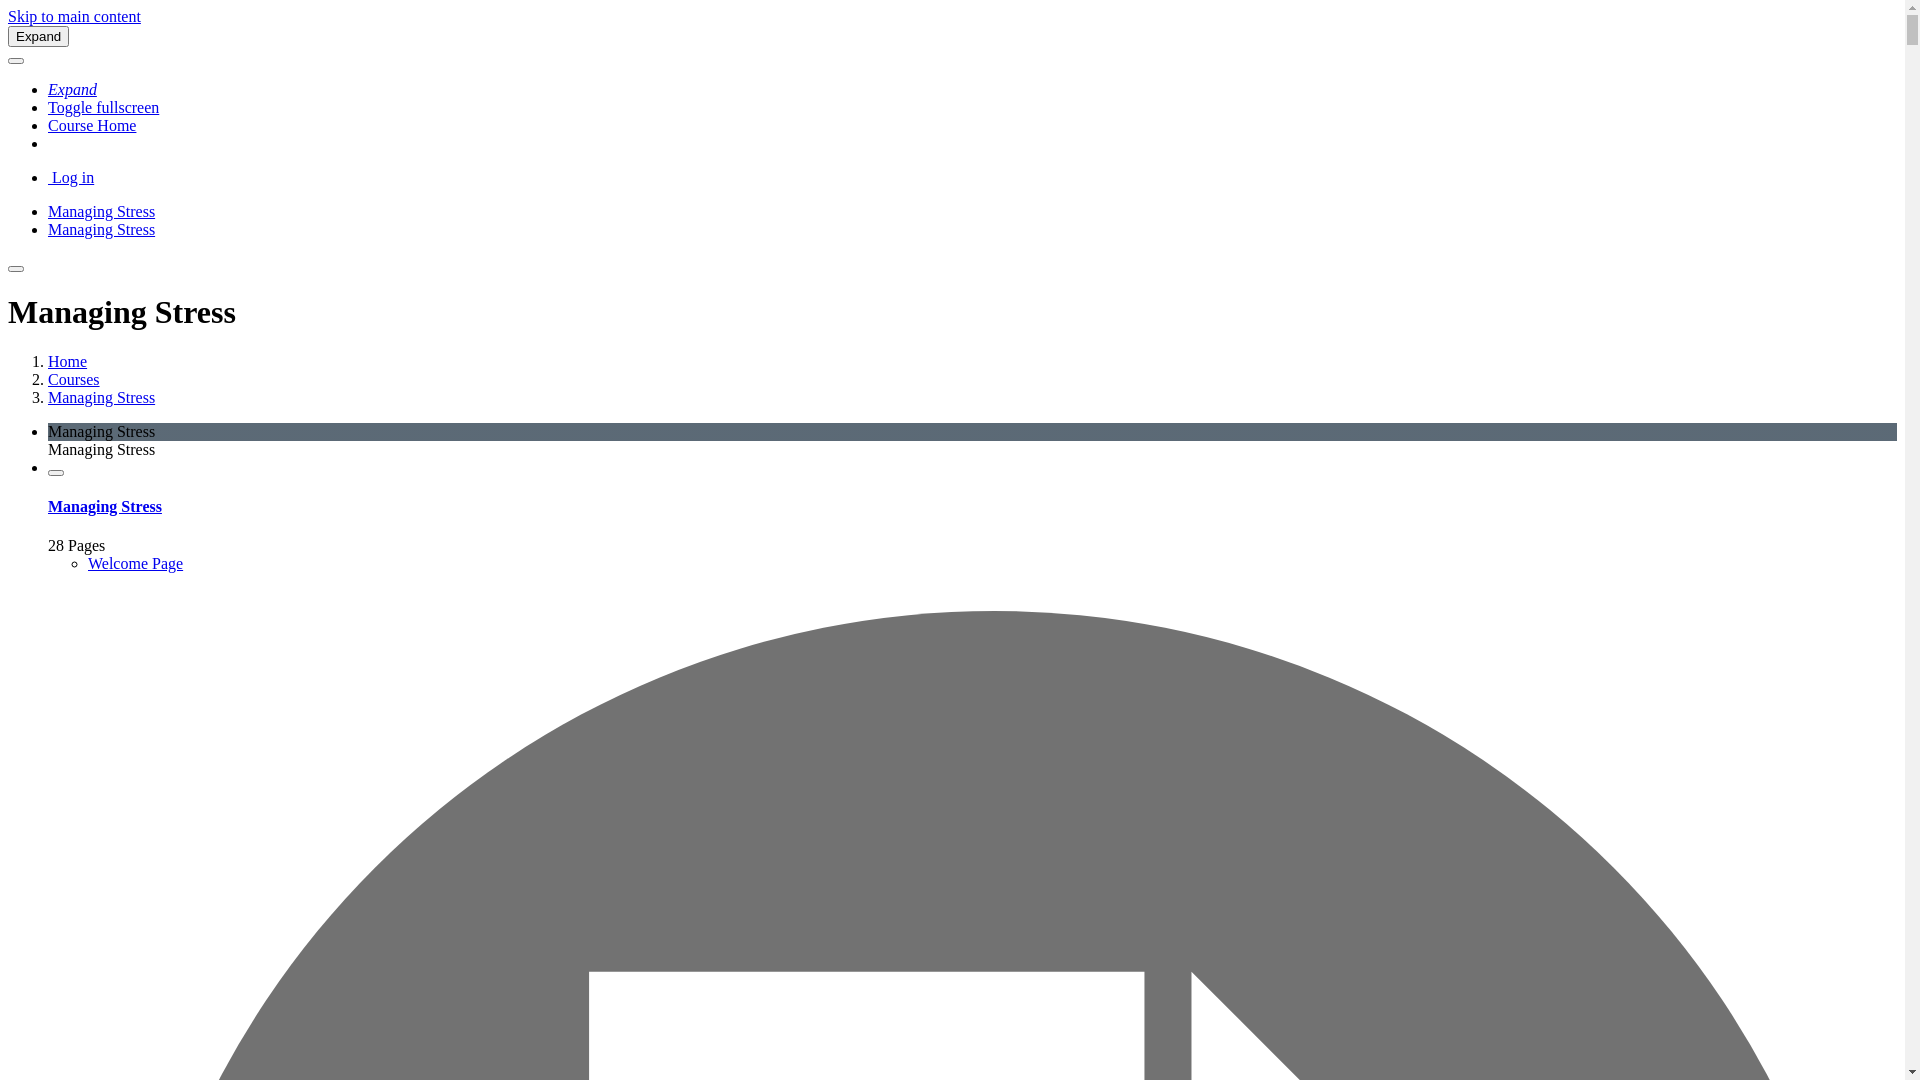 The image size is (1920, 1080). Describe the element at coordinates (71, 176) in the screenshot. I see `' Log in'` at that location.